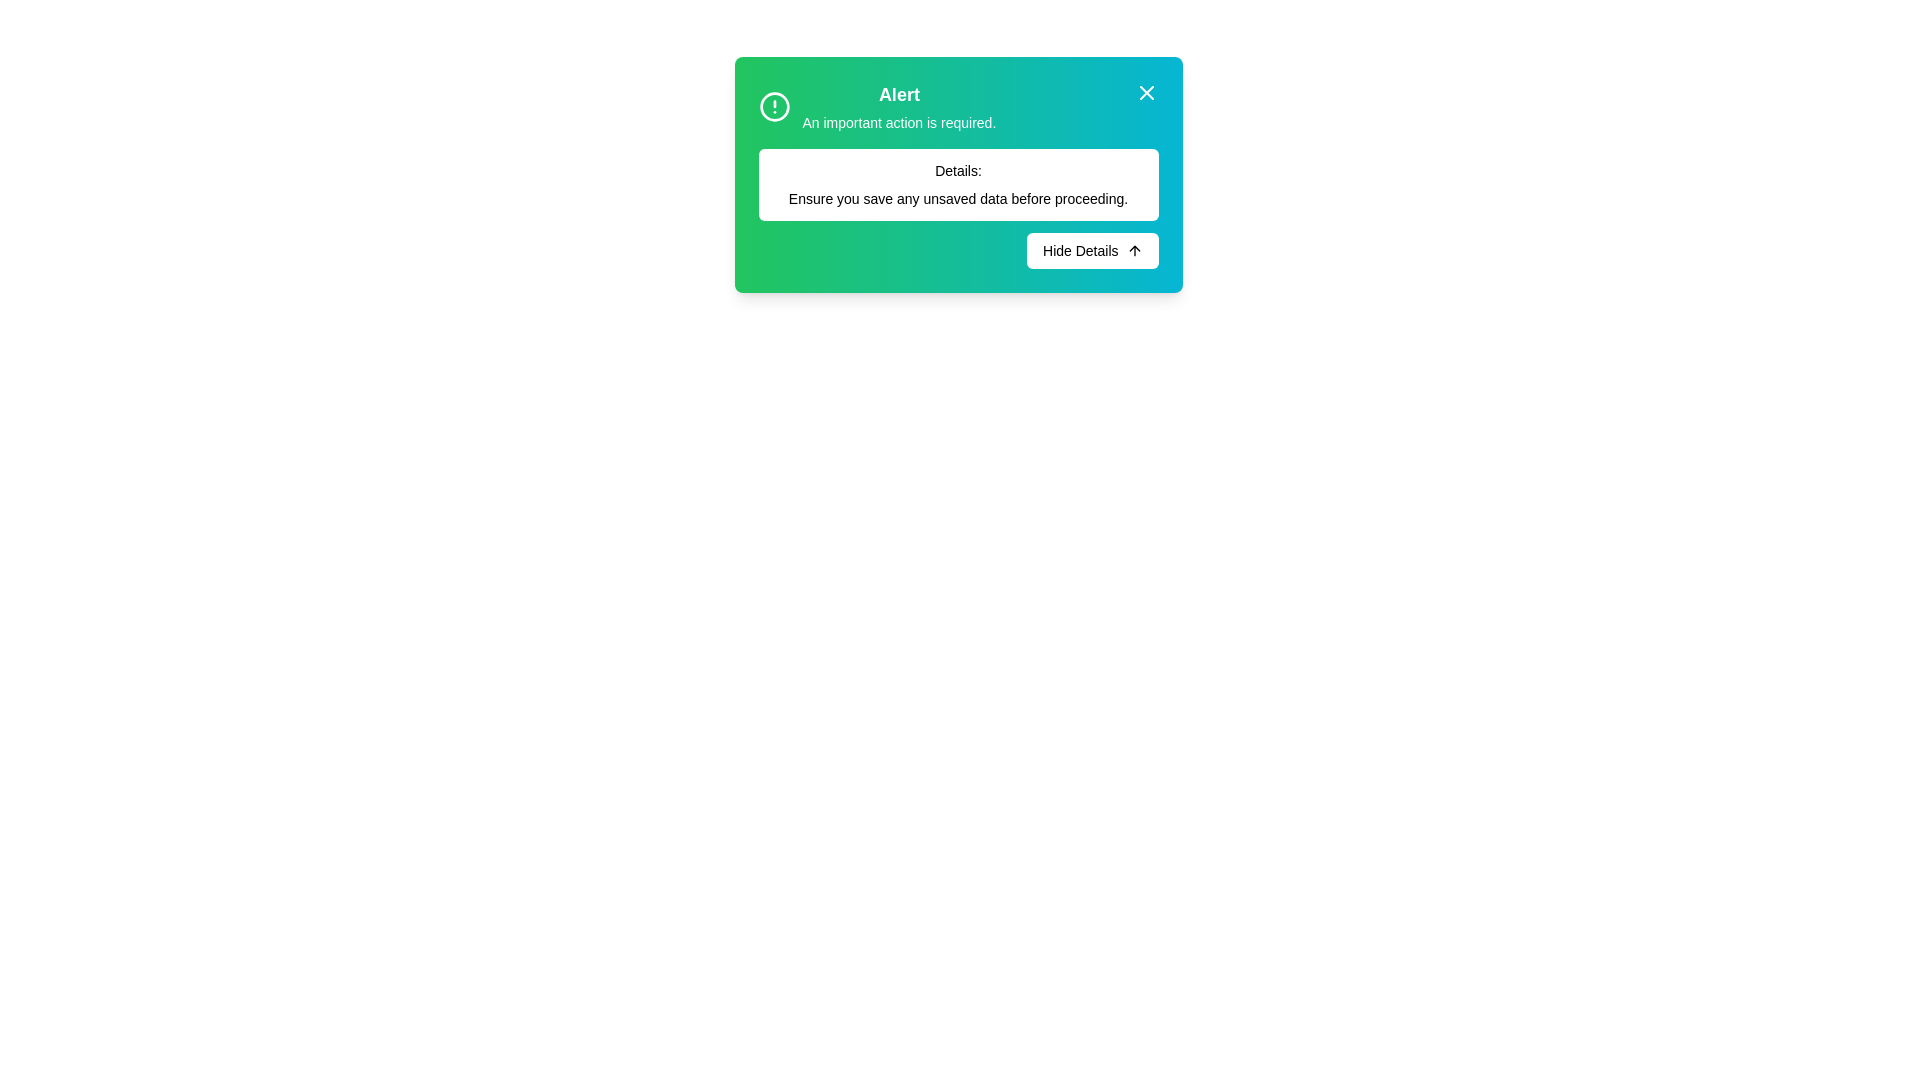 Image resolution: width=1920 pixels, height=1080 pixels. What do you see at coordinates (1134, 249) in the screenshot?
I see `the small upward arrow icon within the 'Hide Details' button located in the bottom-right corner of the modal dialog` at bounding box center [1134, 249].